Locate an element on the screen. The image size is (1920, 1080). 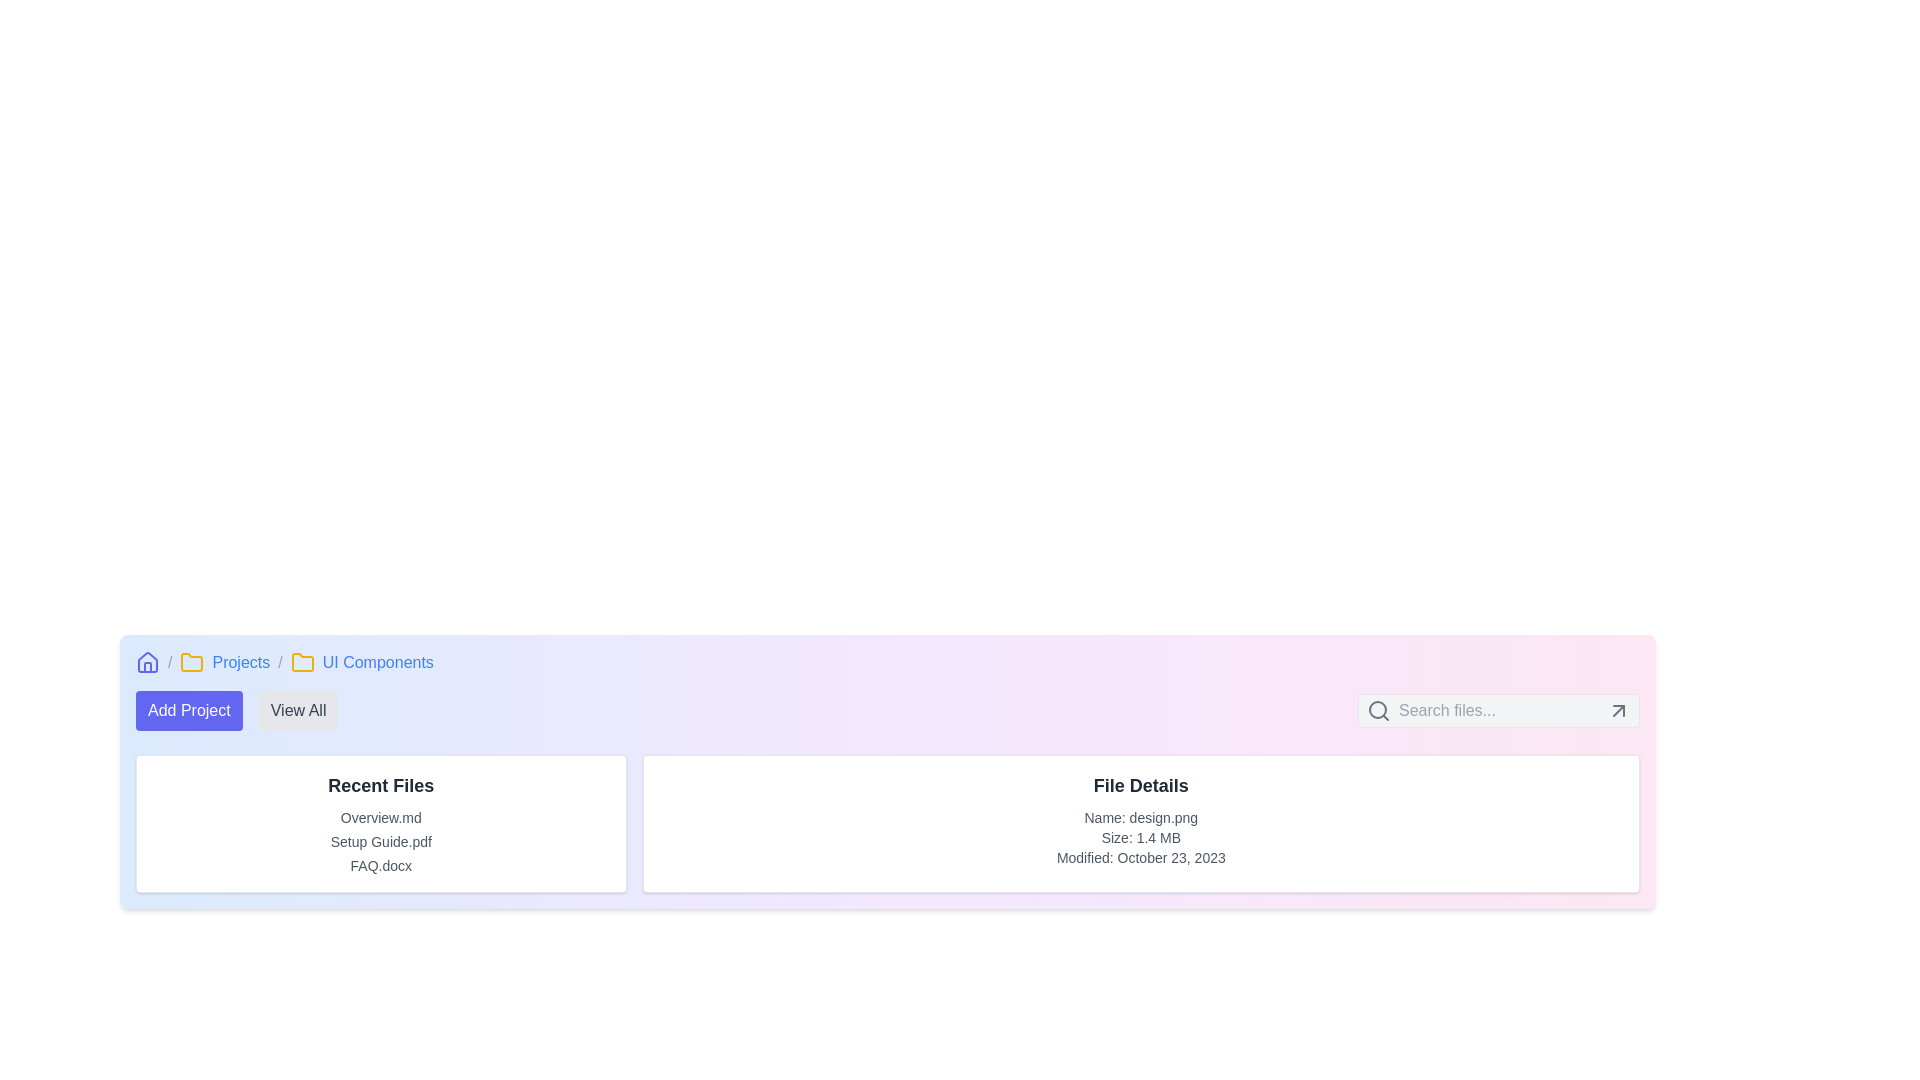
the '/' character text label in the breadcrumb navigation, styled in muted gray, located between 'Projects' and 'UI Components' is located at coordinates (279, 663).